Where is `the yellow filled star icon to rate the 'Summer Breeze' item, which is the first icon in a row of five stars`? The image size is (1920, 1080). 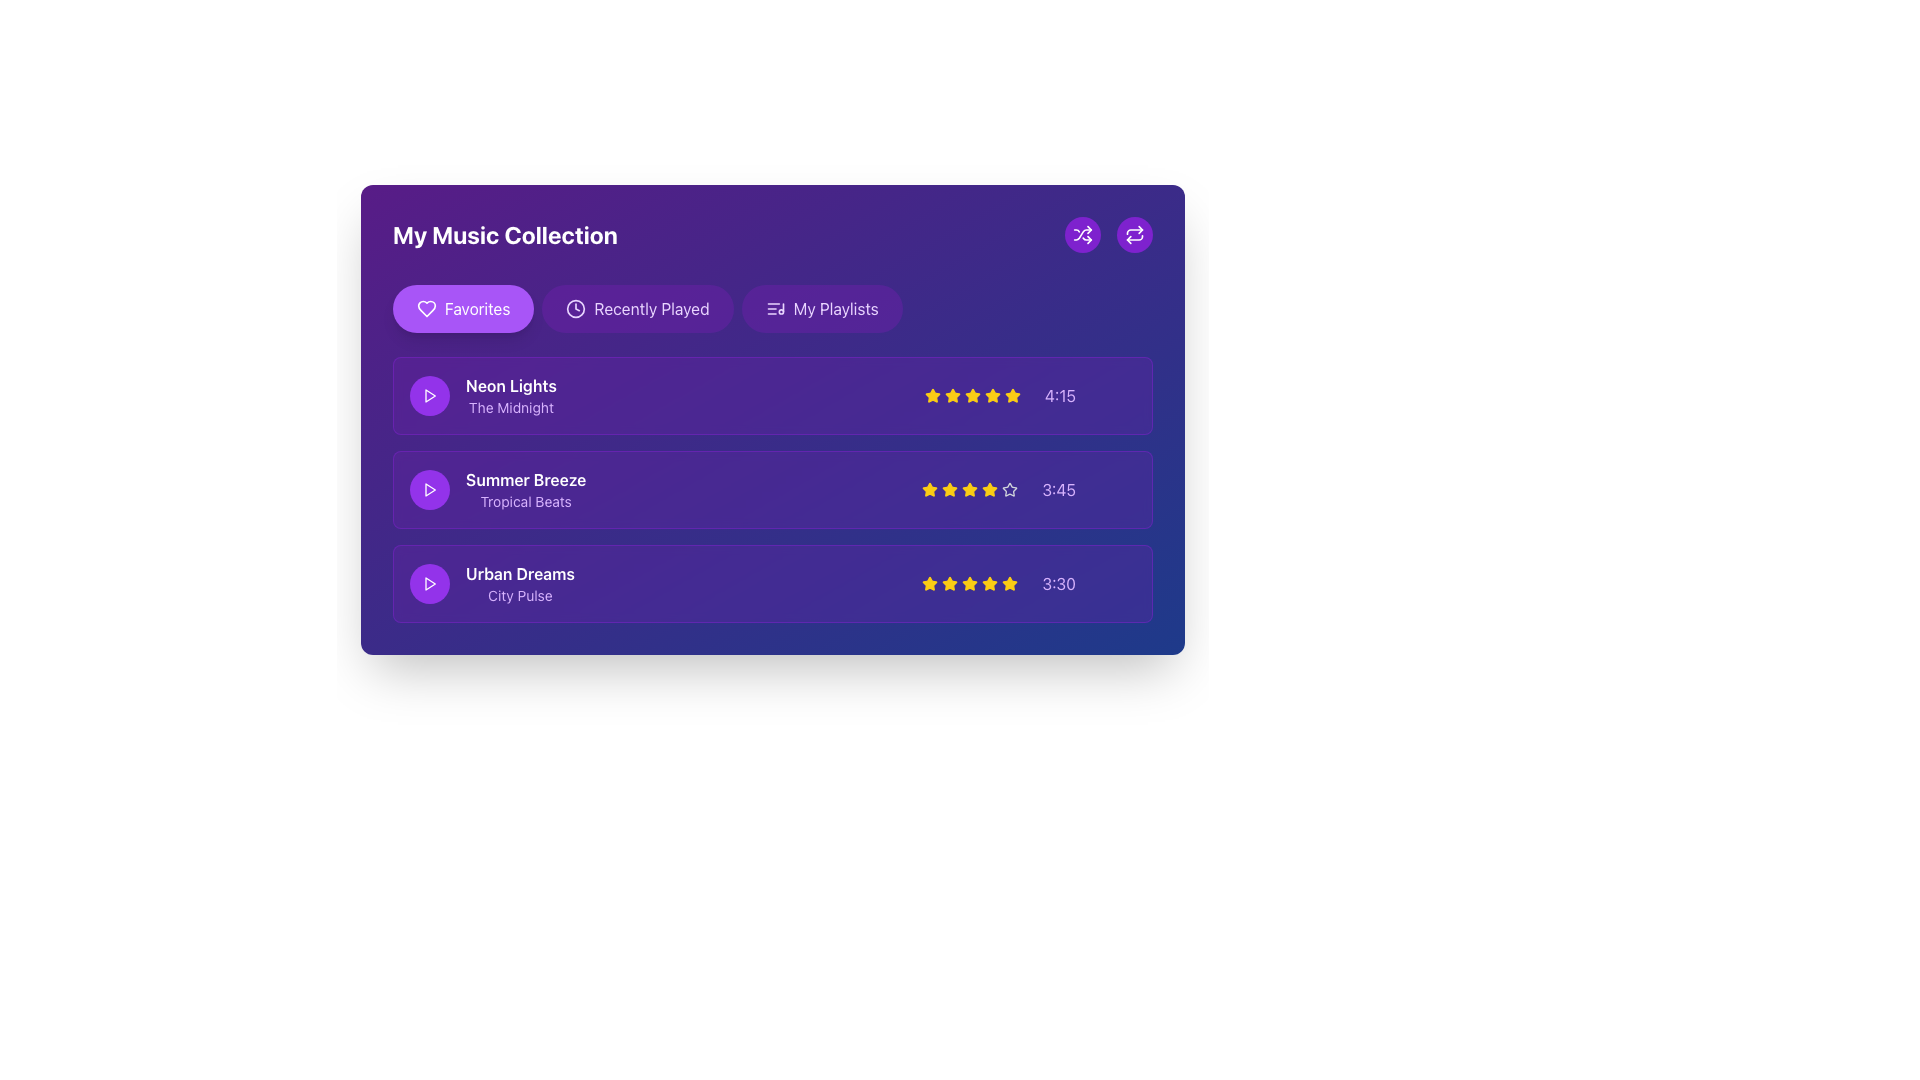
the yellow filled star icon to rate the 'Summer Breeze' item, which is the first icon in a row of five stars is located at coordinates (929, 489).